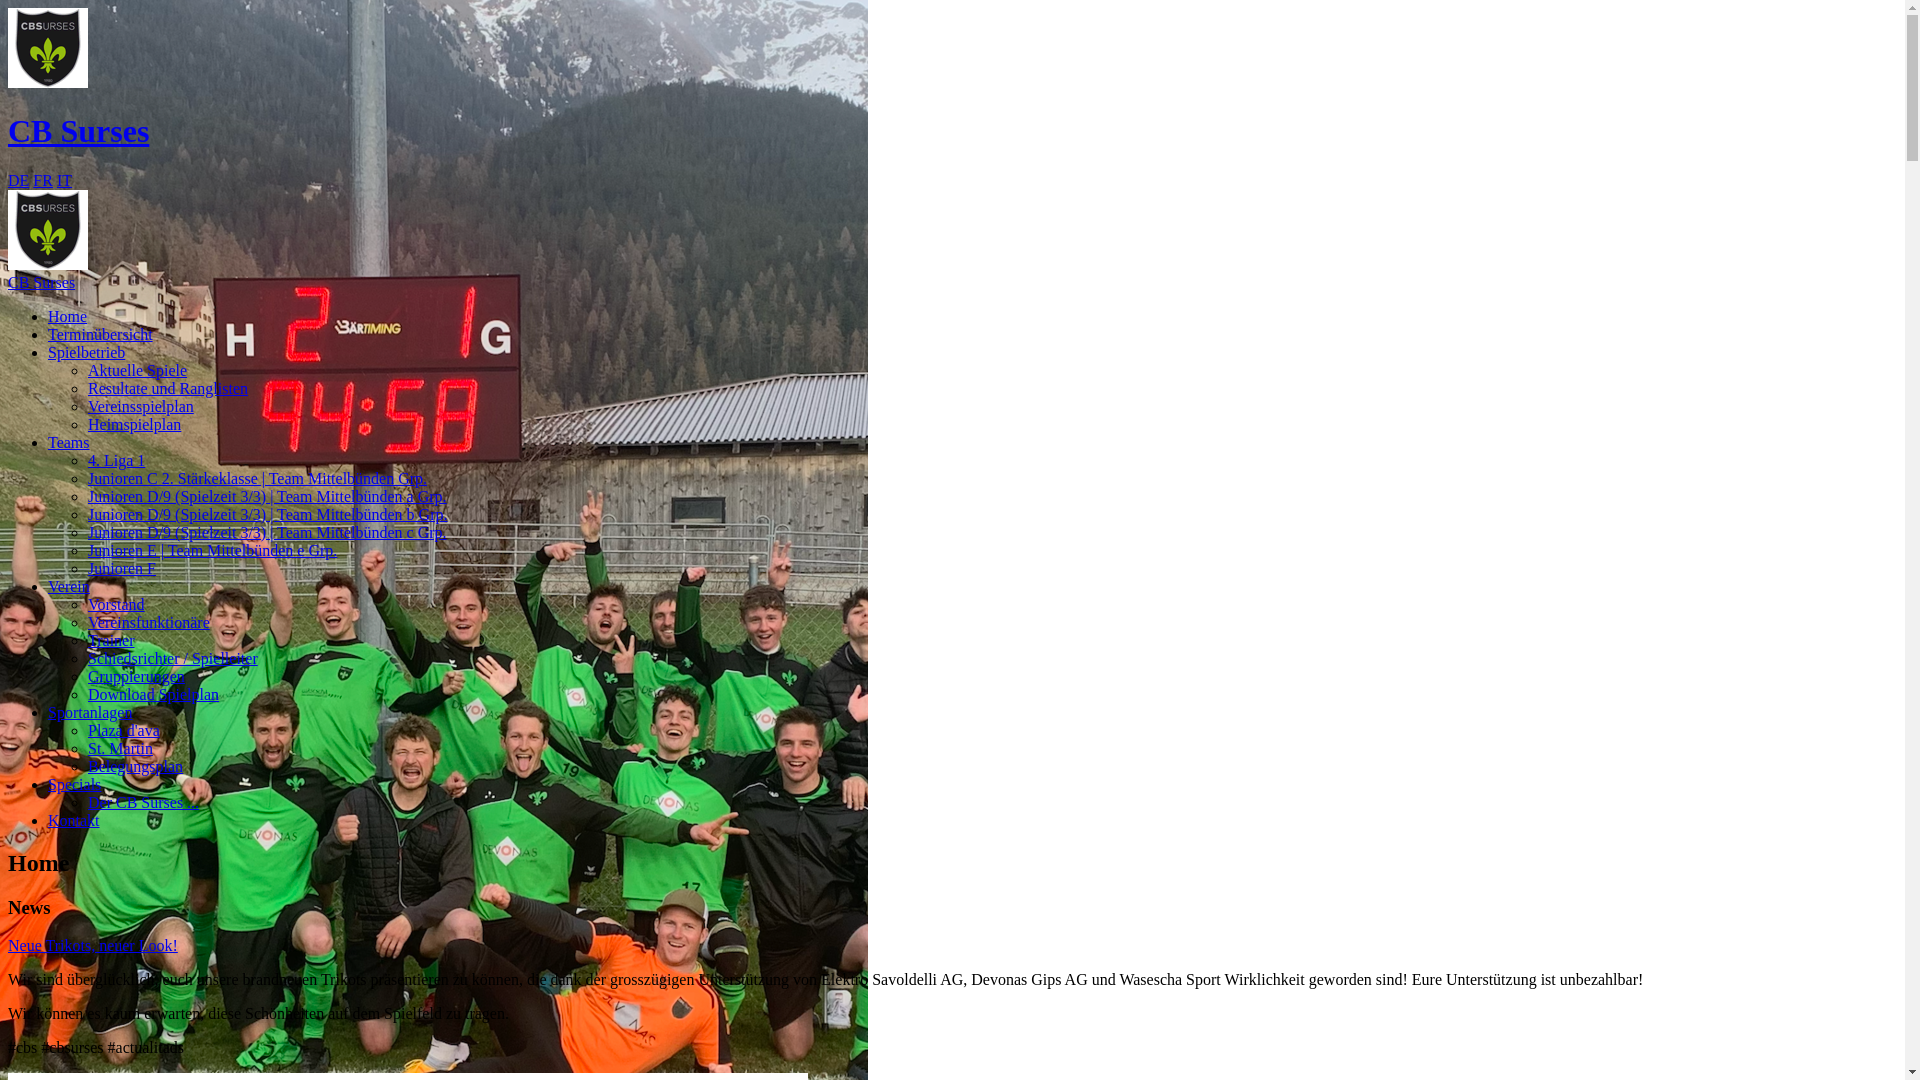 This screenshot has height=1080, width=1920. I want to click on 'Teams', so click(68, 441).